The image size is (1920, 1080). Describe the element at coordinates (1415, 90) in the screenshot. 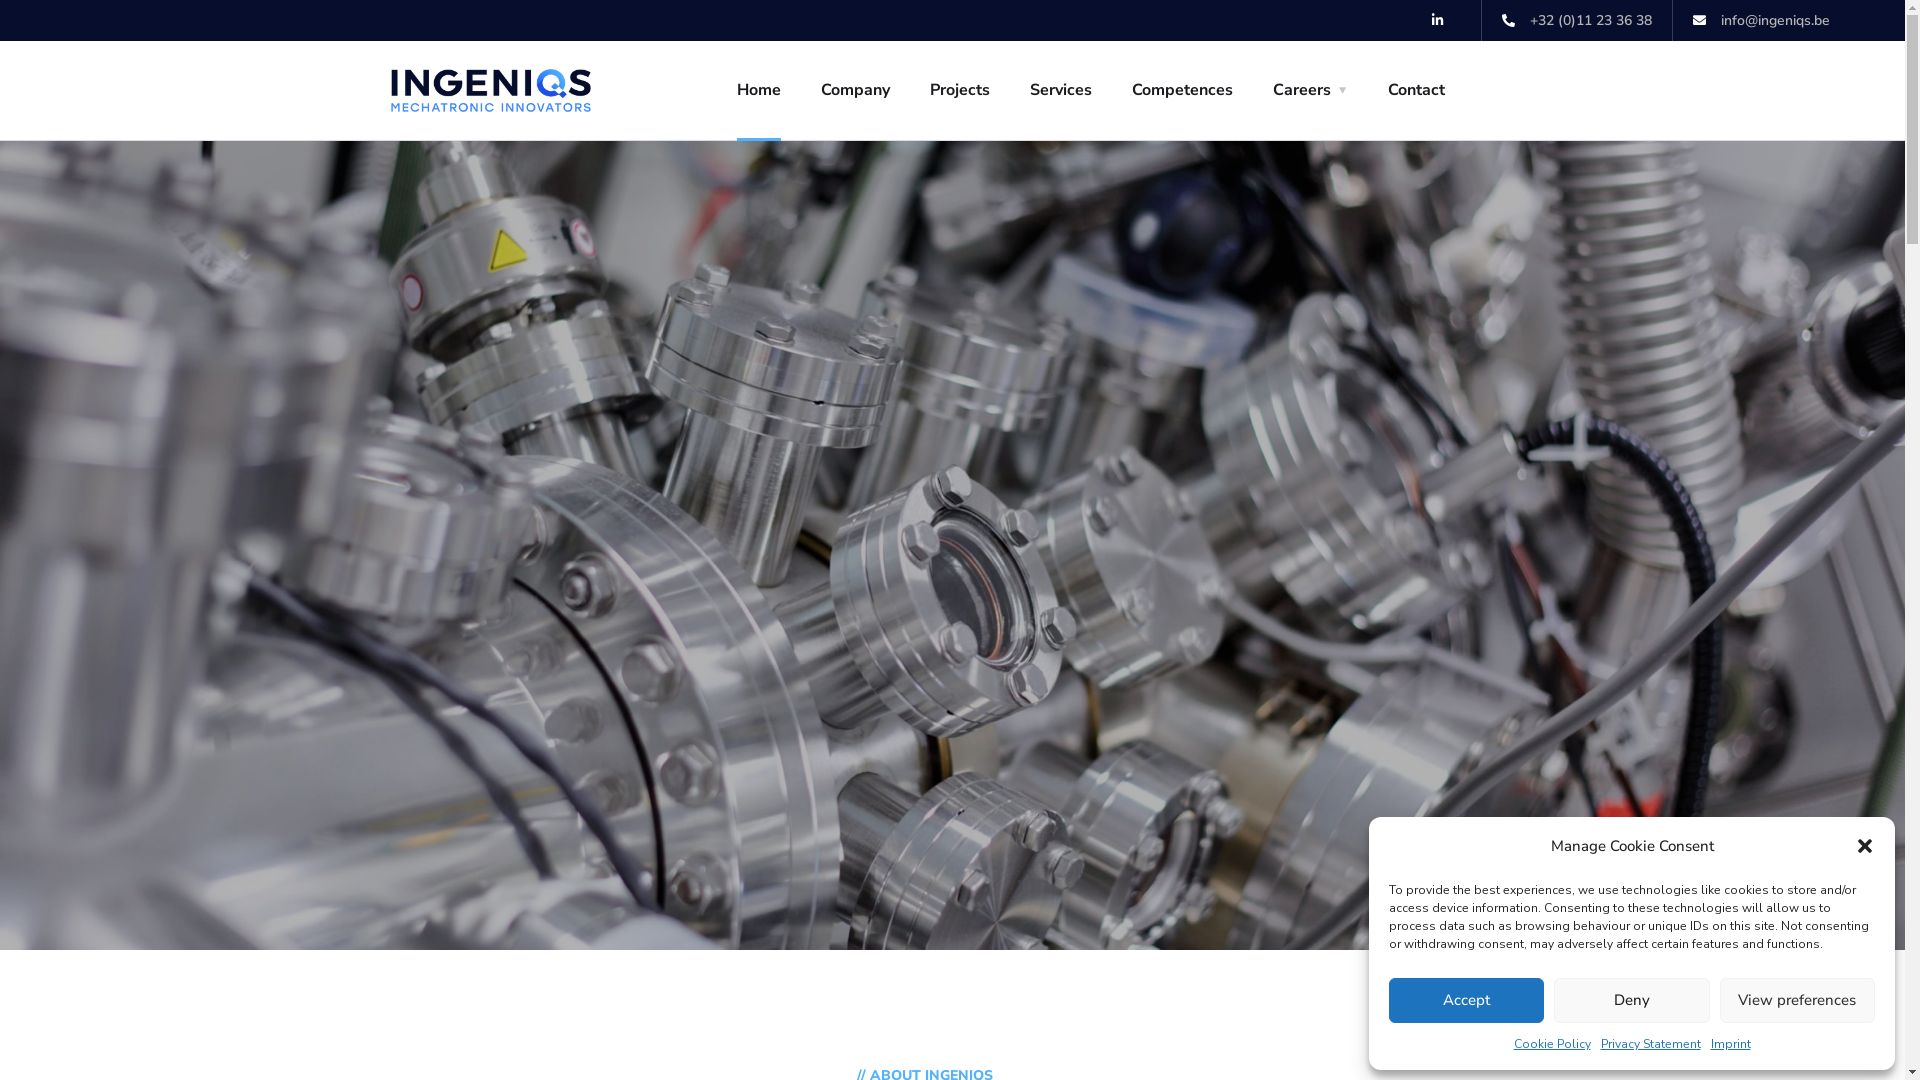

I see `'Contact'` at that location.